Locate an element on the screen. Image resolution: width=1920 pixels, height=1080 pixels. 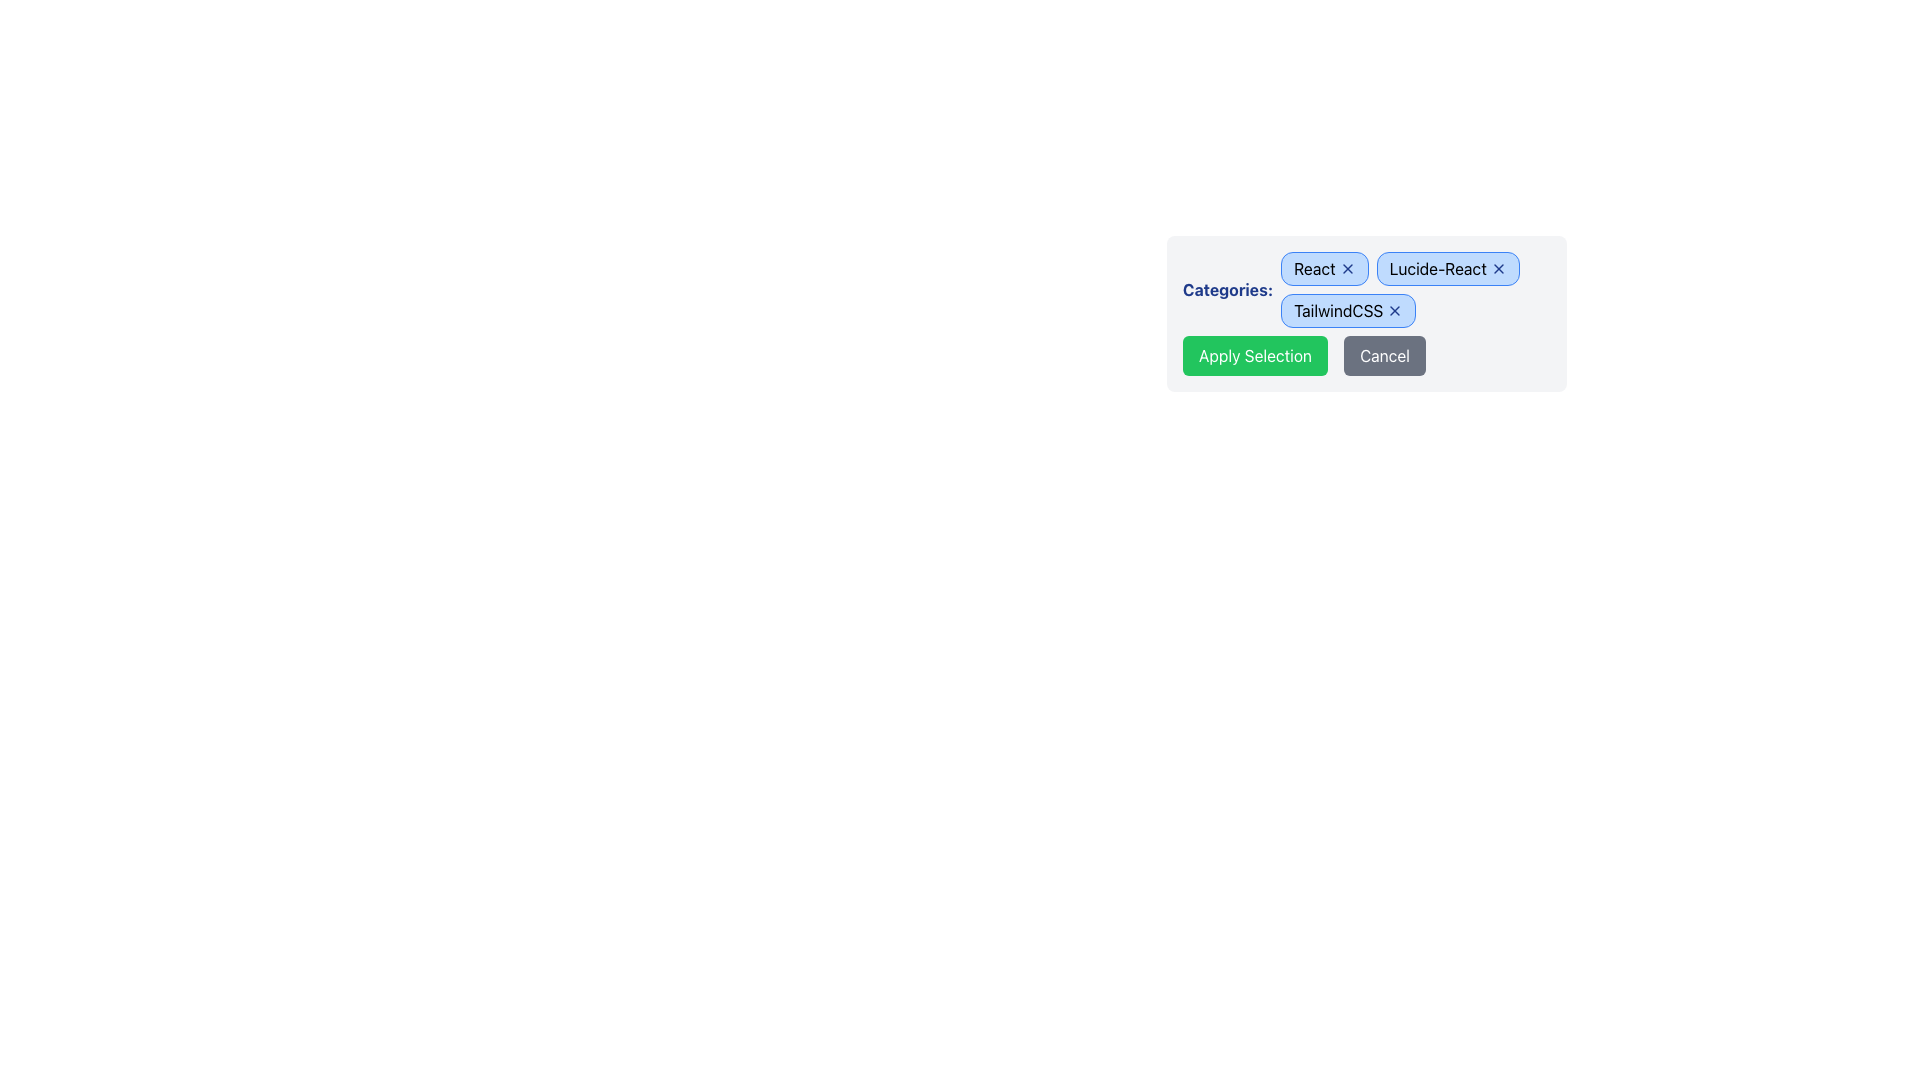
the close icon button for the 'Lucide-React' tag is located at coordinates (1498, 268).